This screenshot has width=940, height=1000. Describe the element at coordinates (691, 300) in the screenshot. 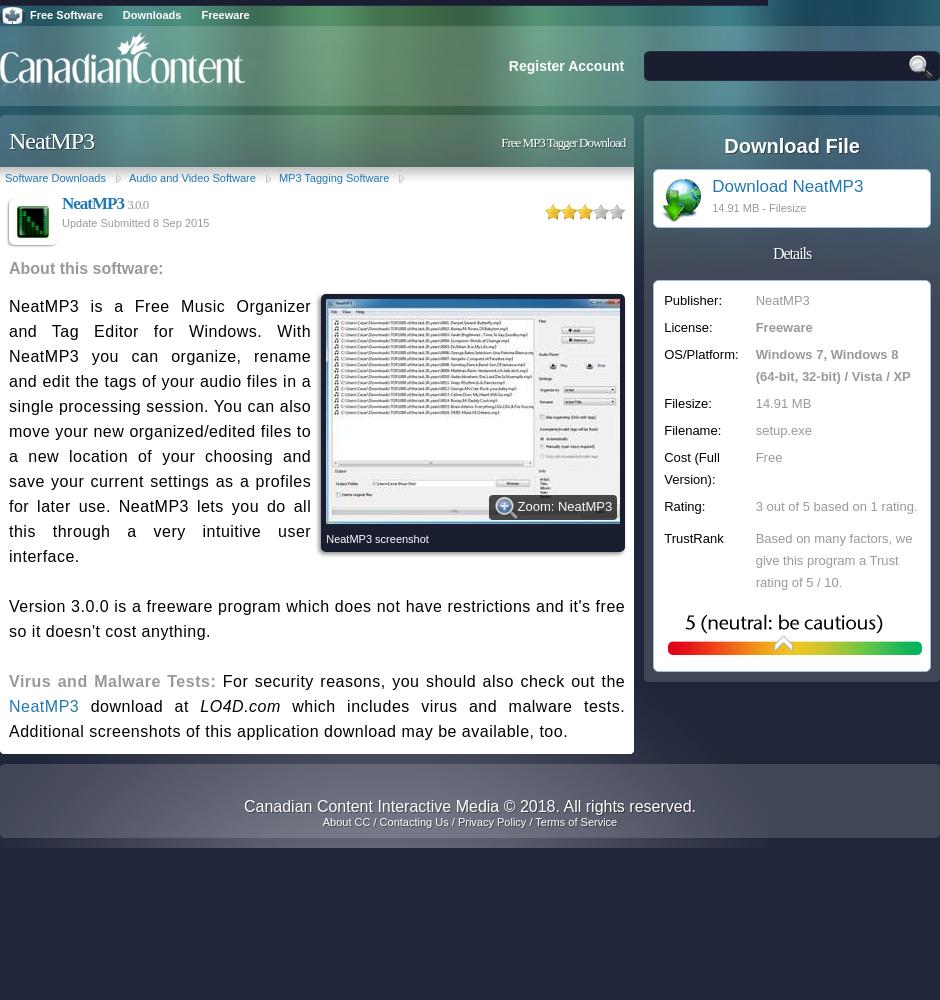

I see `'Publisher:'` at that location.